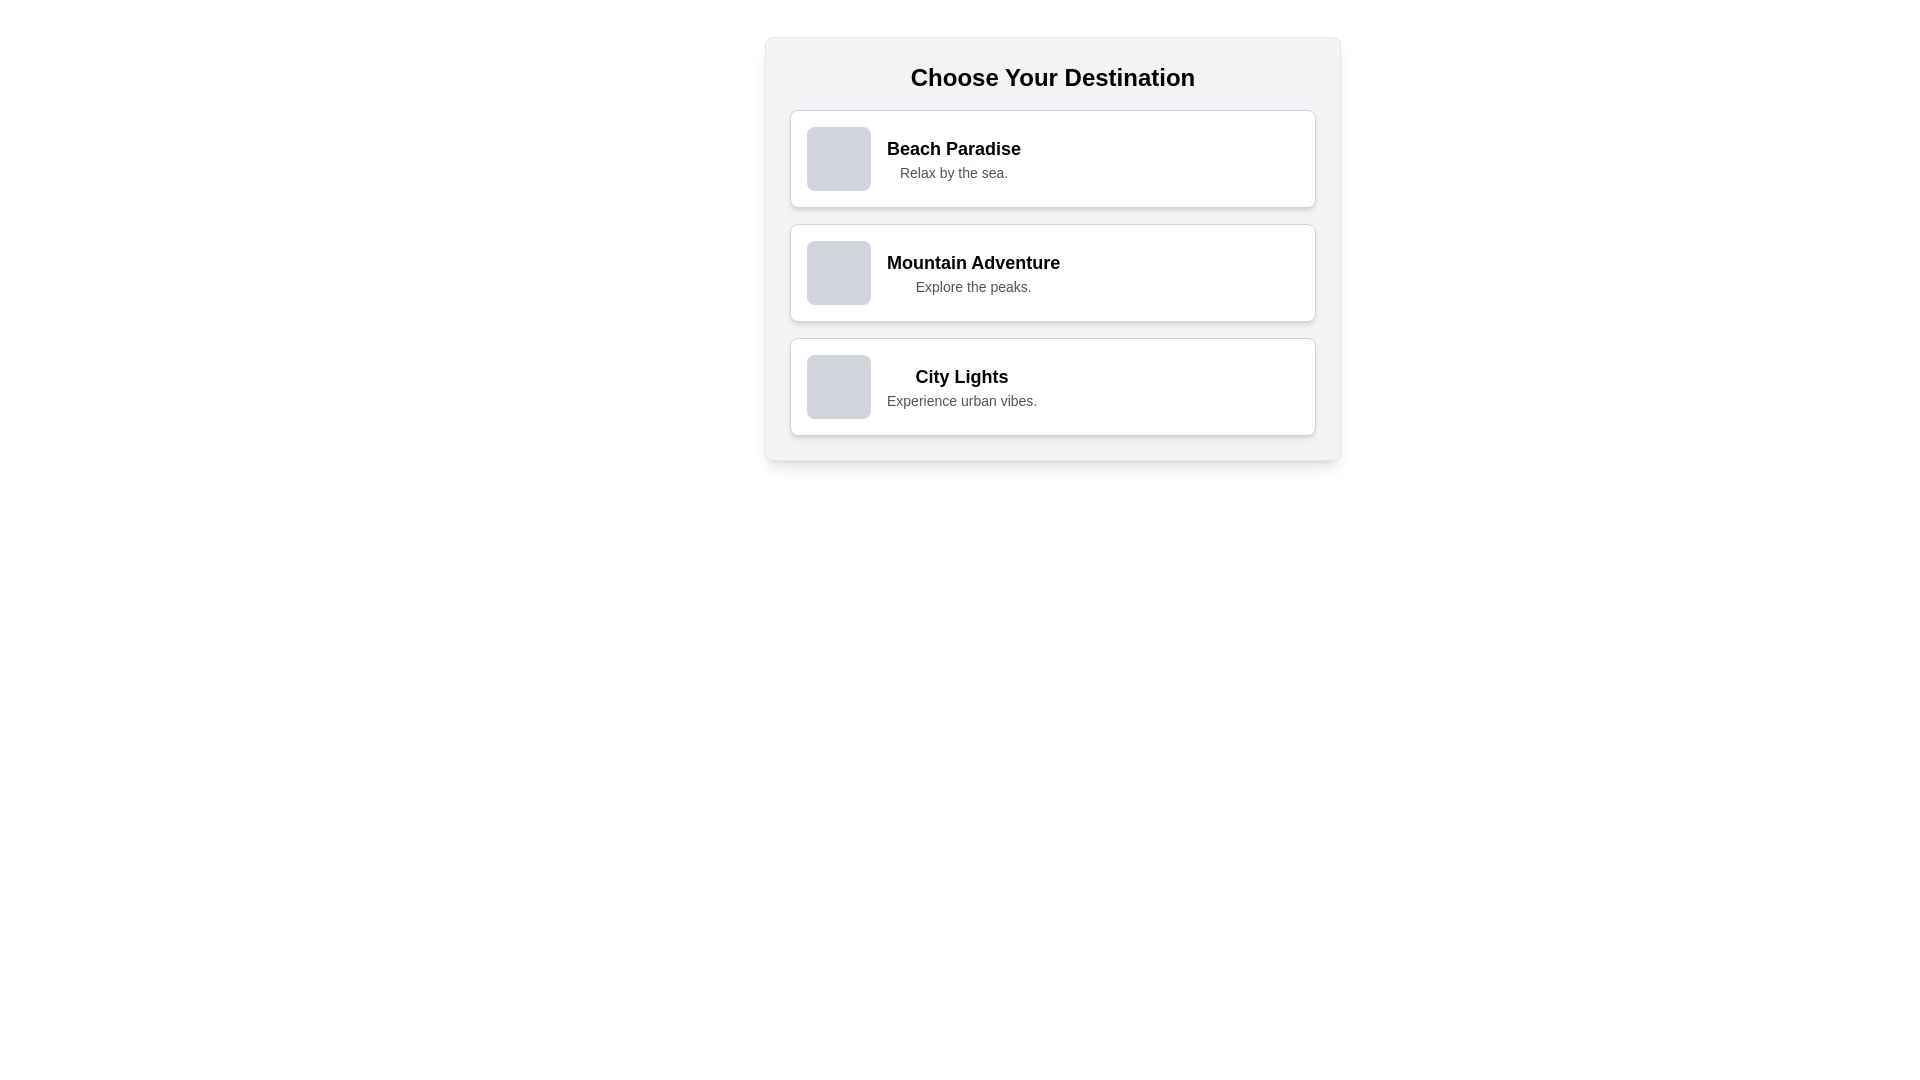 Image resolution: width=1920 pixels, height=1080 pixels. I want to click on bold title text 'Mountain Adventure' which is positioned above a subordinate description in the second card option of a vertically stacked list, so click(973, 261).